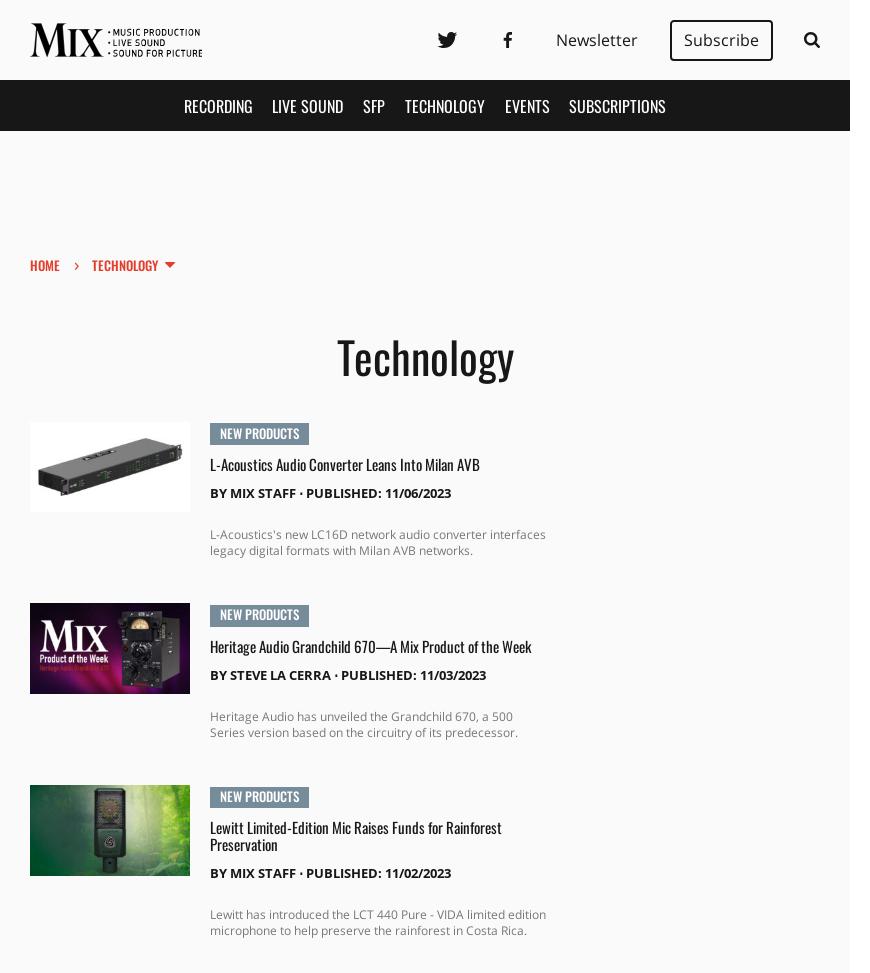 This screenshot has height=973, width=870. What do you see at coordinates (216, 104) in the screenshot?
I see `'Recording'` at bounding box center [216, 104].